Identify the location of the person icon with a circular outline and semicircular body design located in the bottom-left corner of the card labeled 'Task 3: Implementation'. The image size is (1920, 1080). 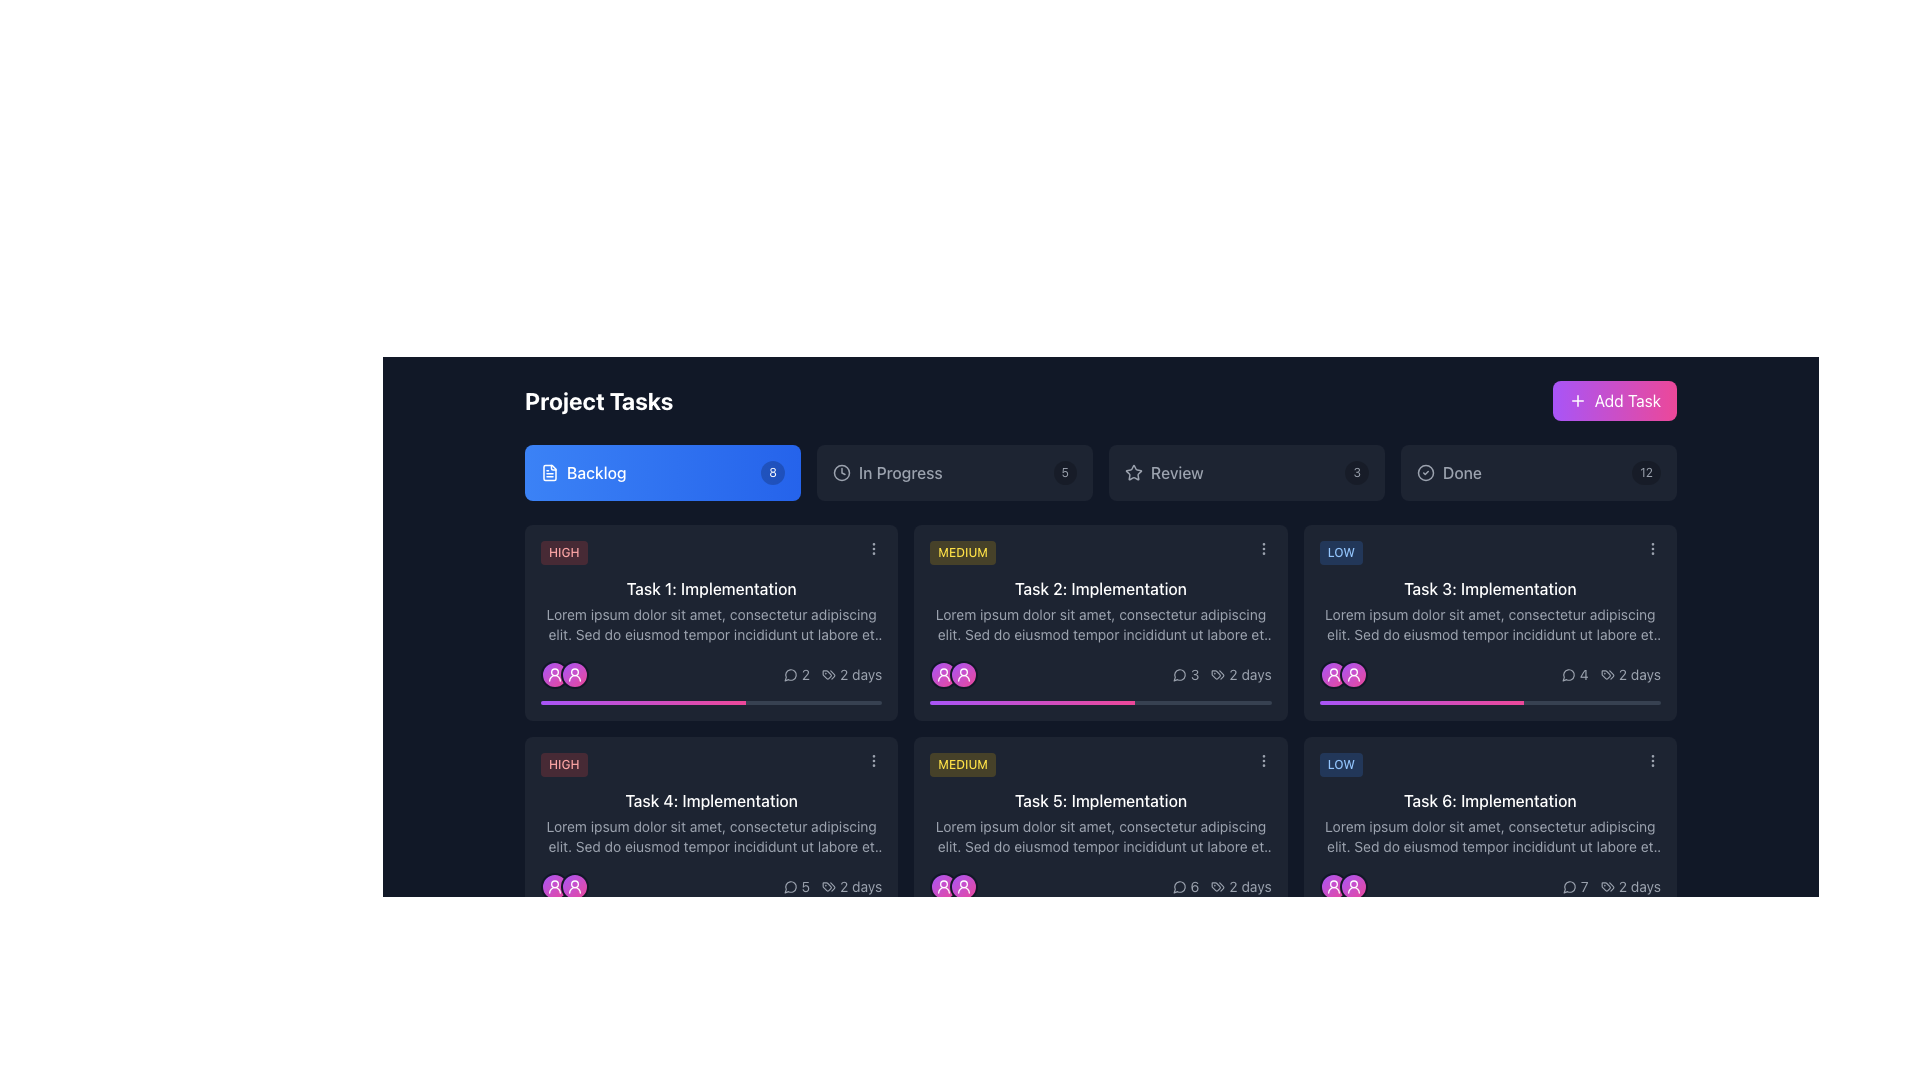
(1333, 886).